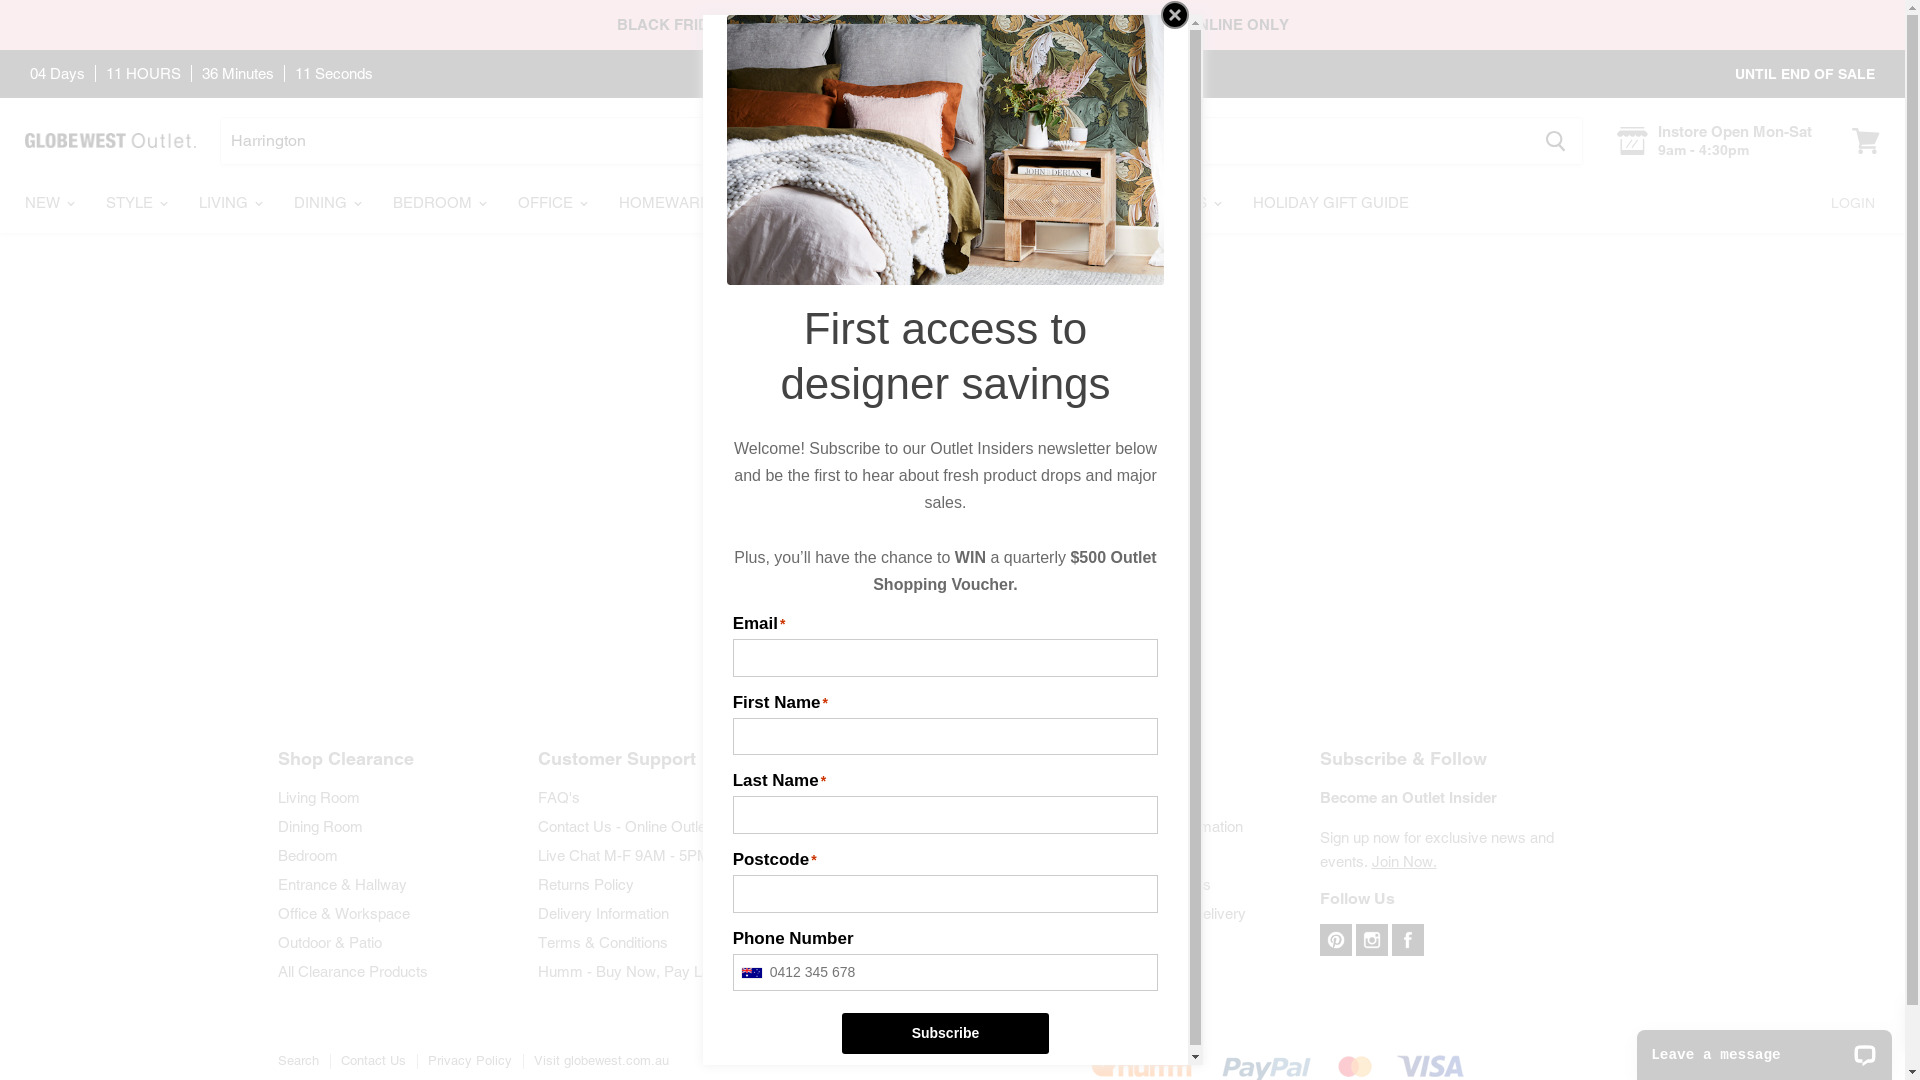 This screenshot has width=1920, height=1080. Describe the element at coordinates (623, 855) in the screenshot. I see `'Live Chat M-F 9AM - 5PM'` at that location.